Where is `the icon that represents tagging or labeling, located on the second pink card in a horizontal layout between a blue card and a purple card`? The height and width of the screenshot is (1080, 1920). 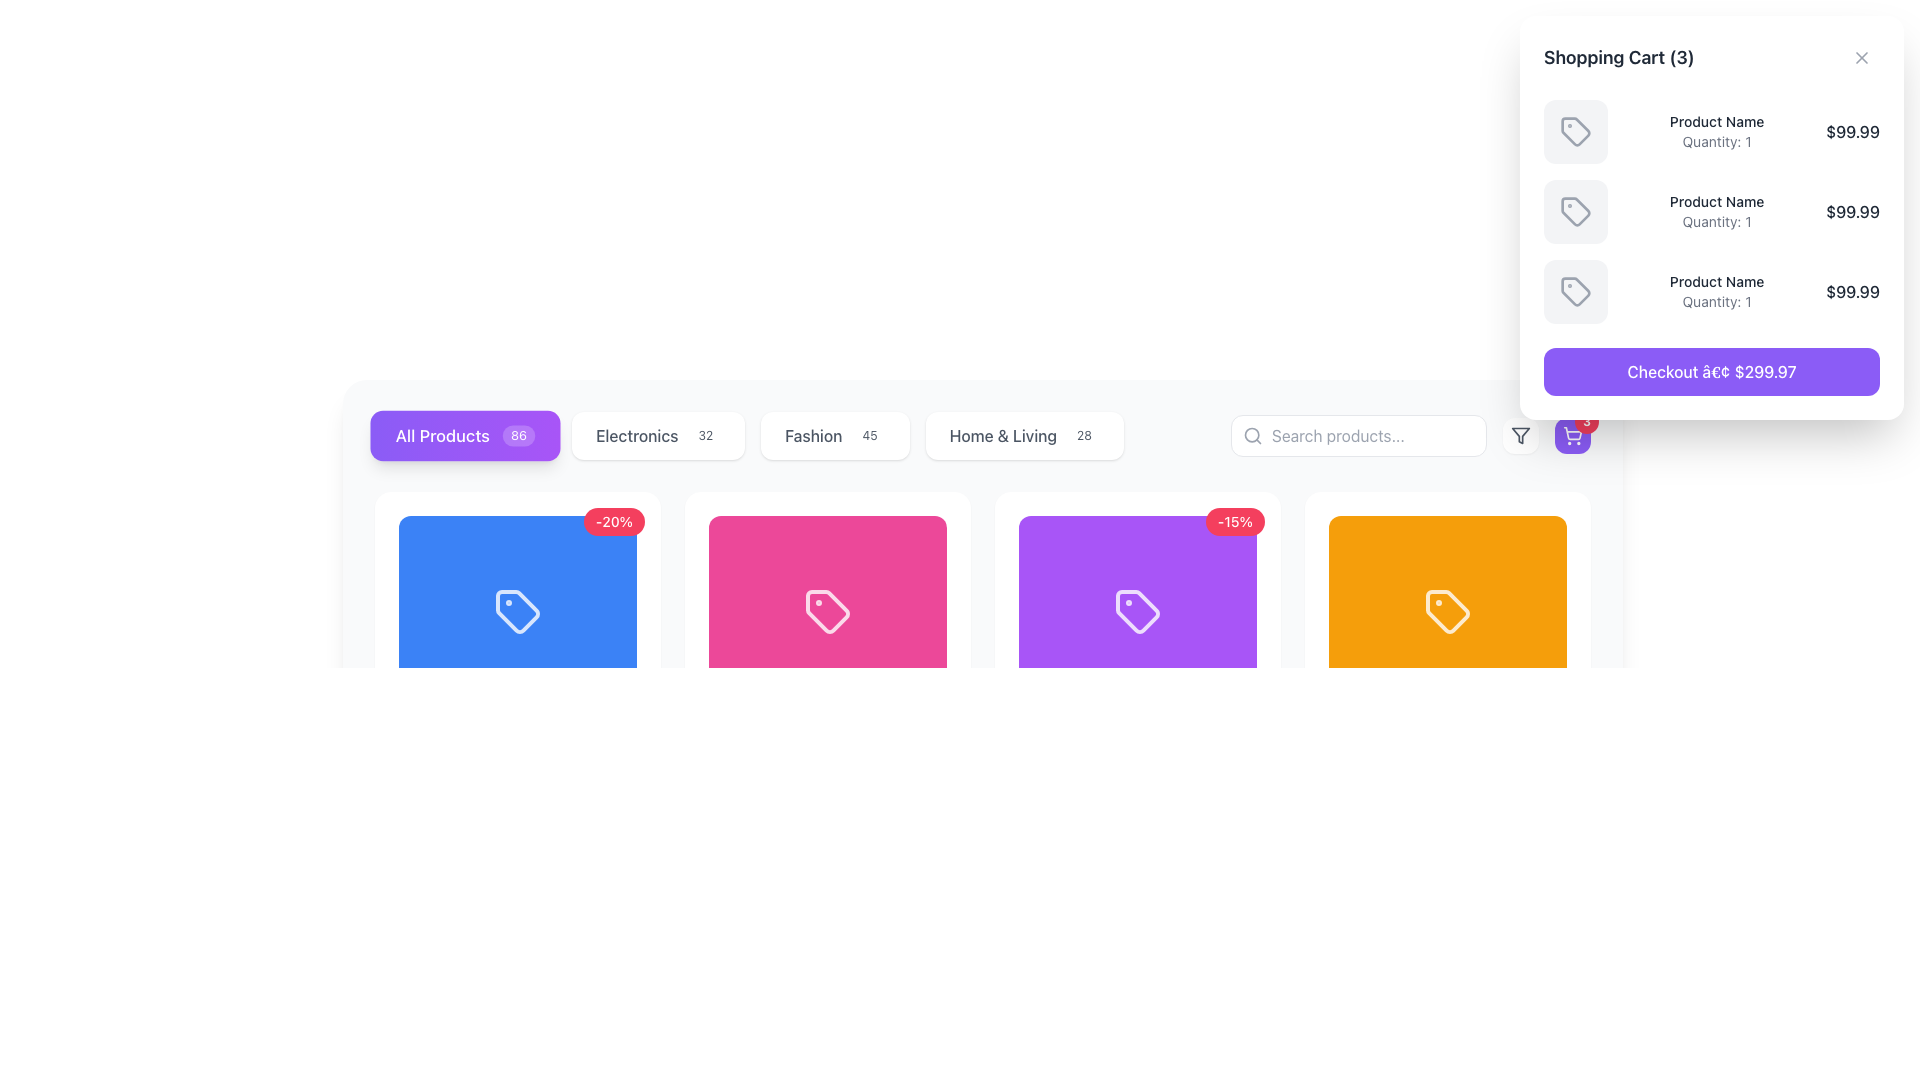
the icon that represents tagging or labeling, located on the second pink card in a horizontal layout between a blue card and a purple card is located at coordinates (828, 611).